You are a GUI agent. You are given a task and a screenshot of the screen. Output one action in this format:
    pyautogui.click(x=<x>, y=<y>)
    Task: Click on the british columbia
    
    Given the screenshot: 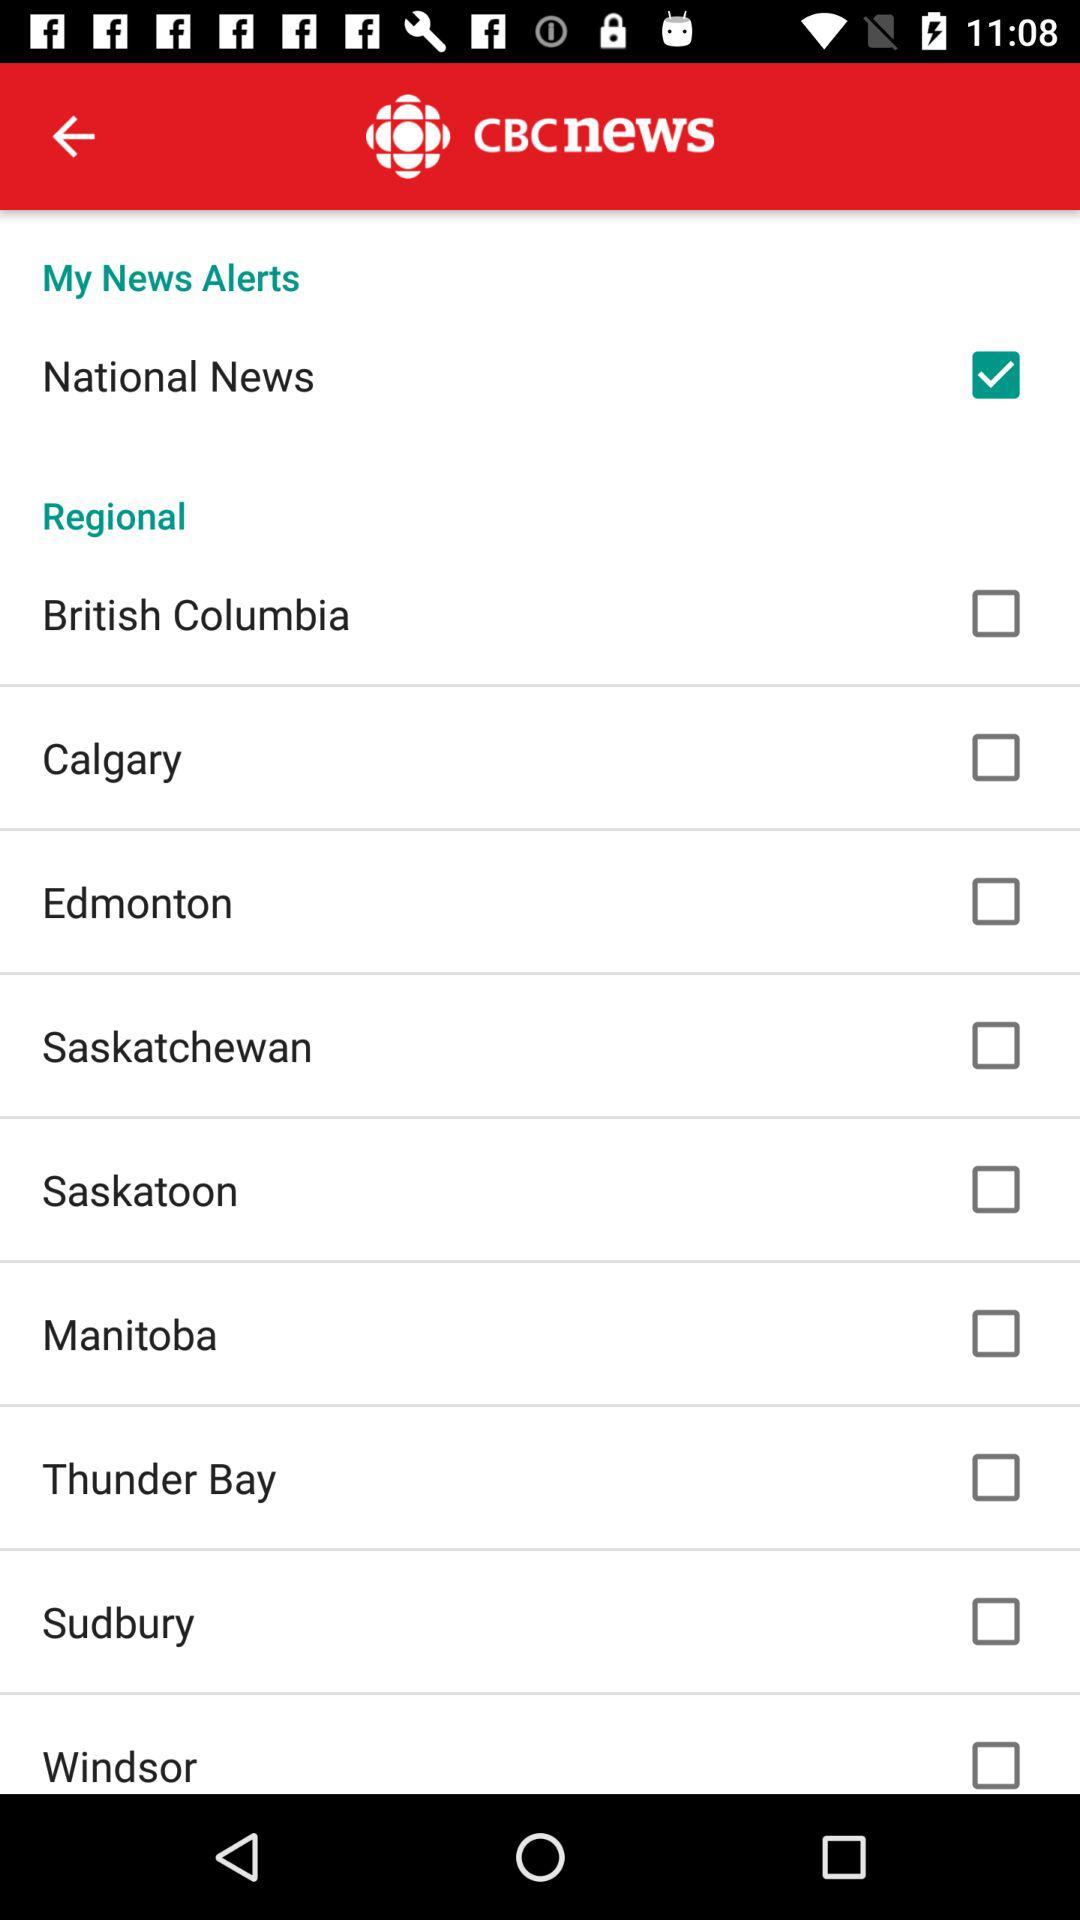 What is the action you would take?
    pyautogui.click(x=196, y=612)
    